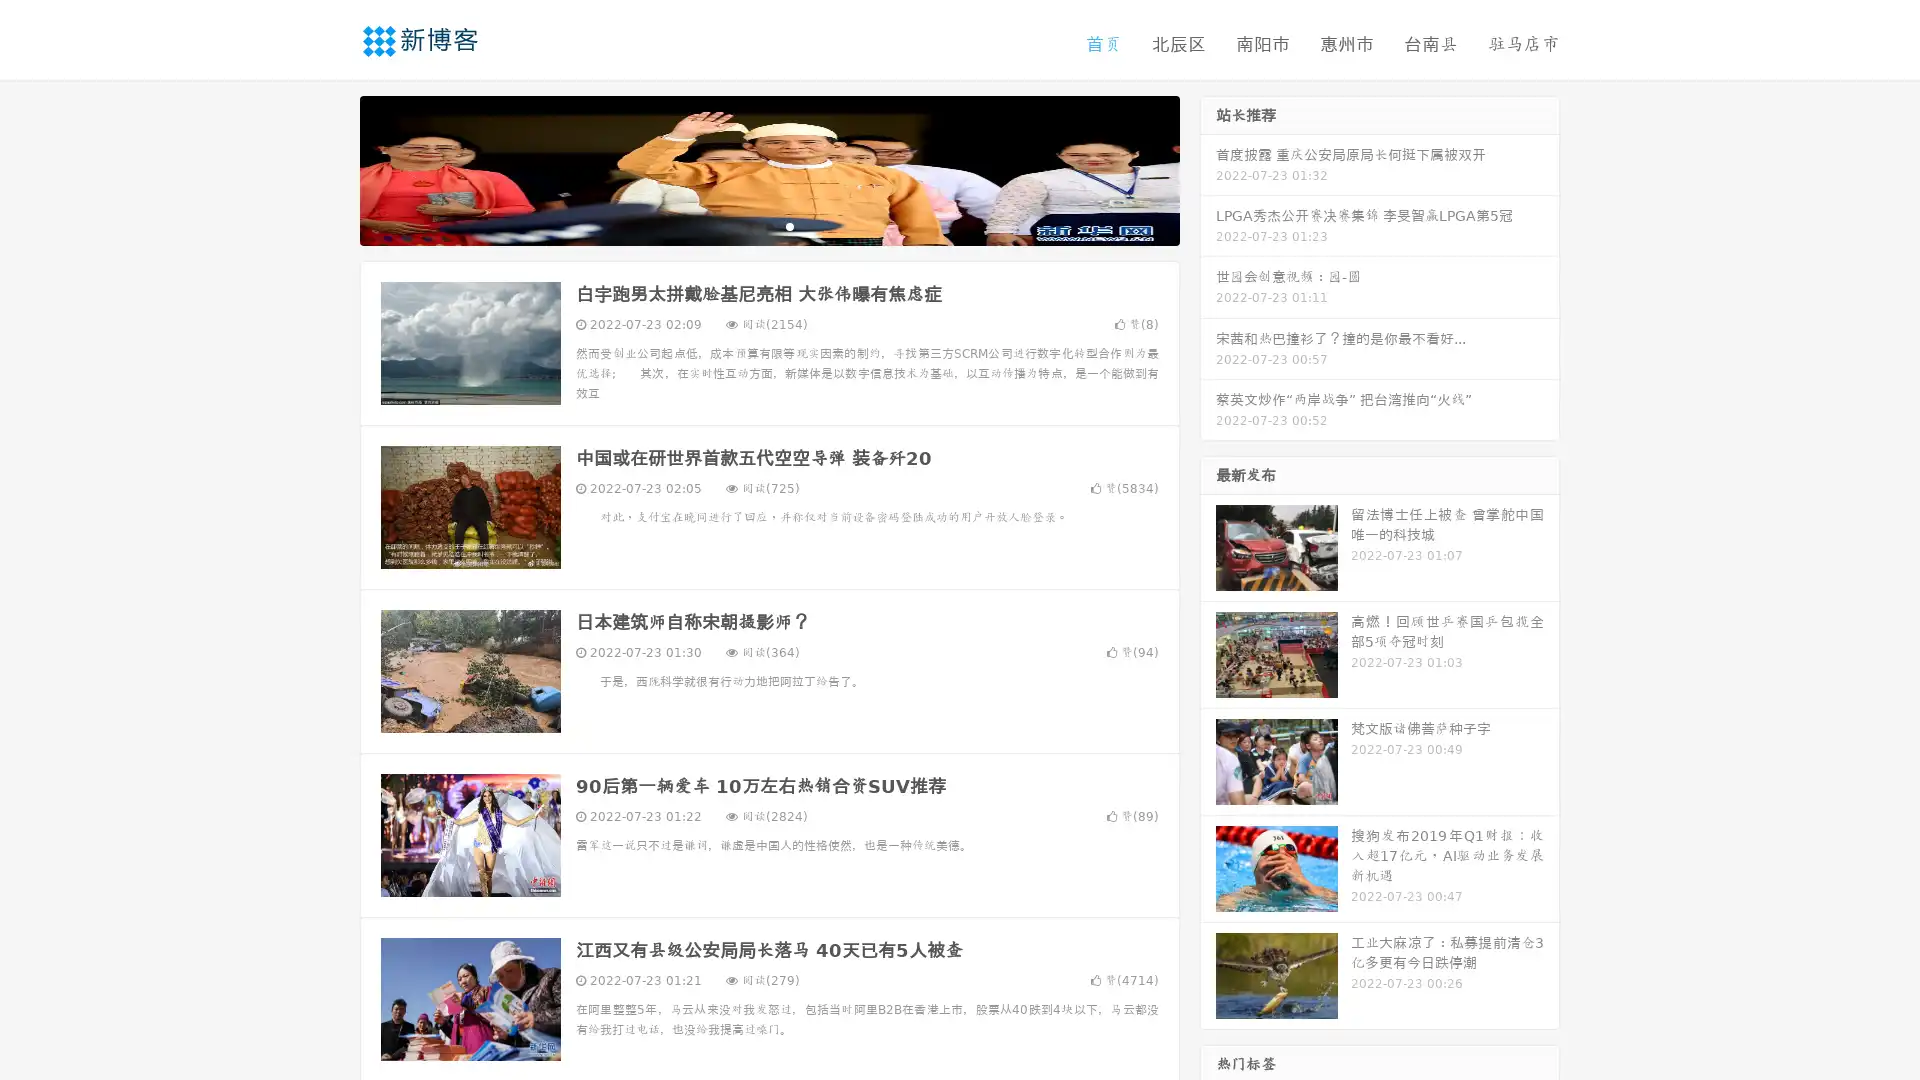  I want to click on Go to slide 2, so click(768, 225).